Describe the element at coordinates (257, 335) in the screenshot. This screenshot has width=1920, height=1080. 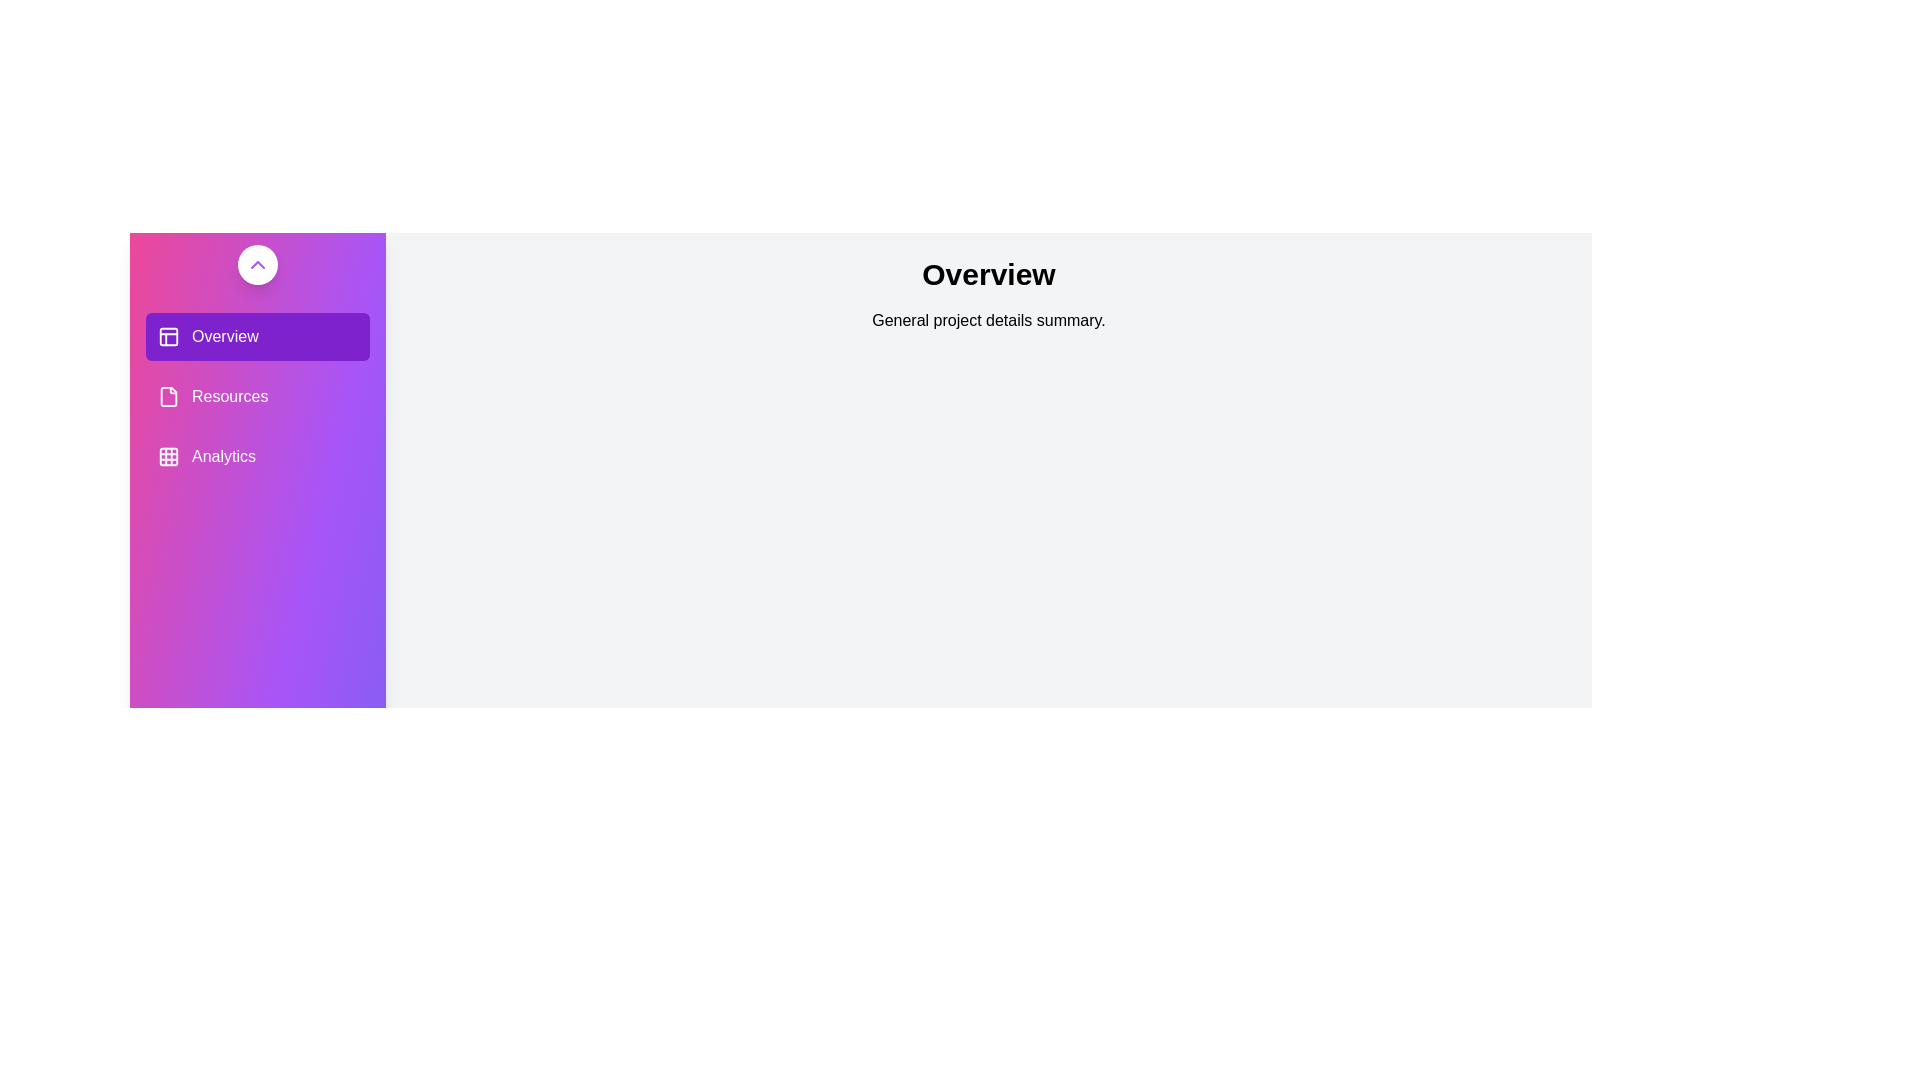
I see `the section Overview from the sidebar` at that location.